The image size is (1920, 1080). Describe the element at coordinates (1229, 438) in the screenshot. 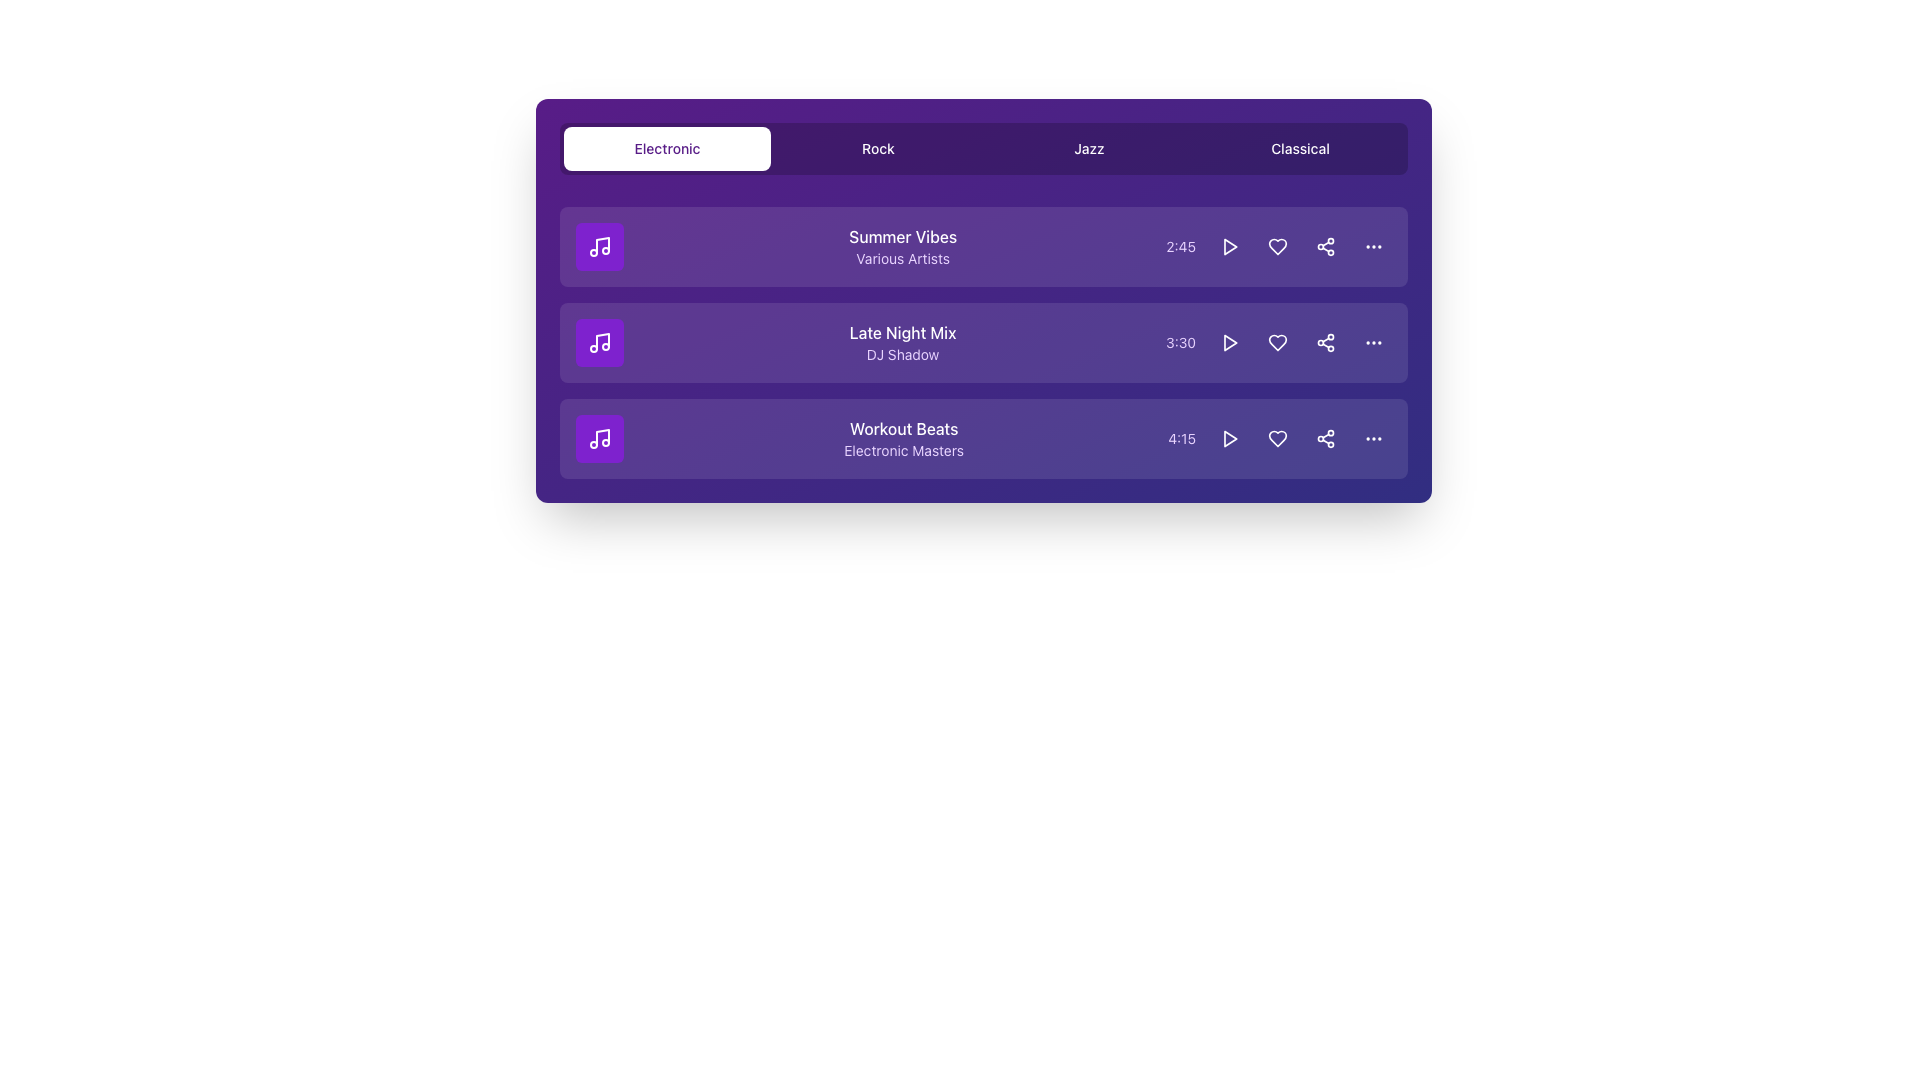

I see `the play button icon located on the right-hand side of the bottommost item in the music track list` at that location.